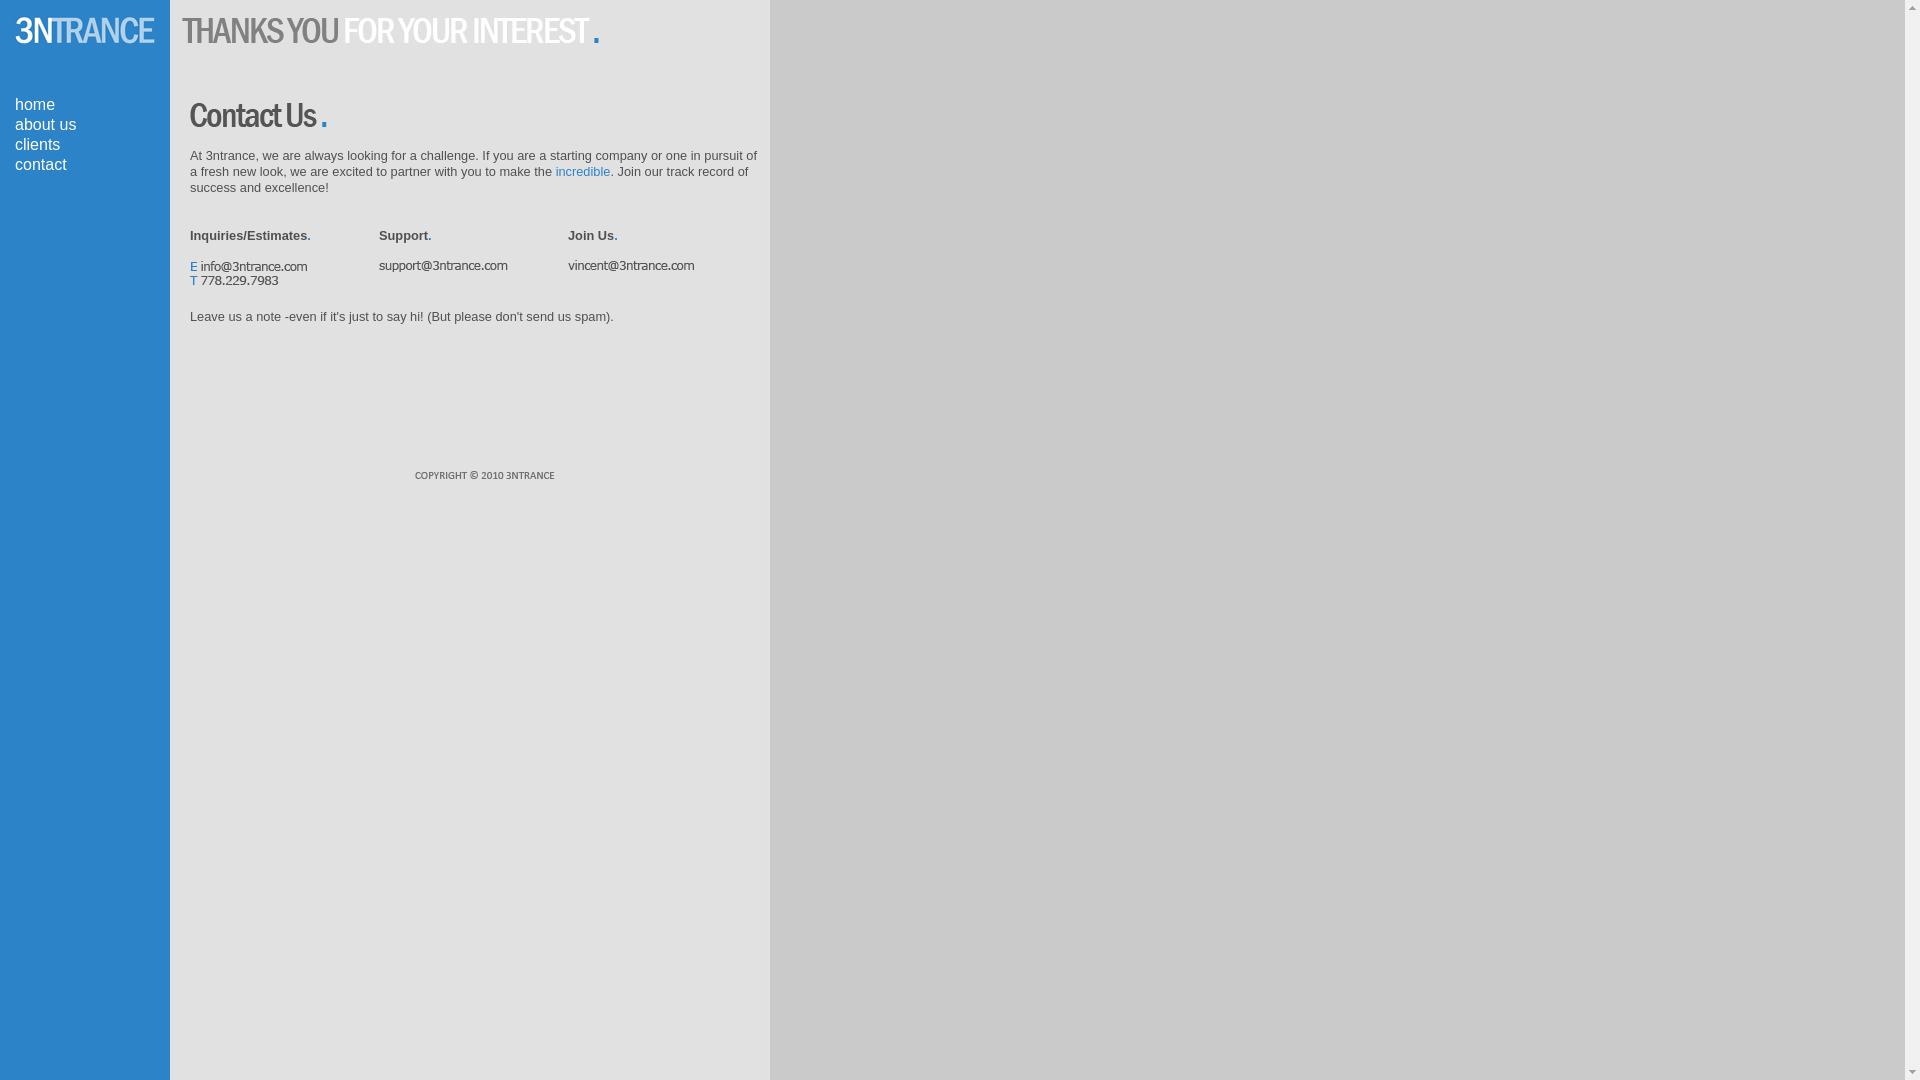  I want to click on 'contact', so click(41, 163).